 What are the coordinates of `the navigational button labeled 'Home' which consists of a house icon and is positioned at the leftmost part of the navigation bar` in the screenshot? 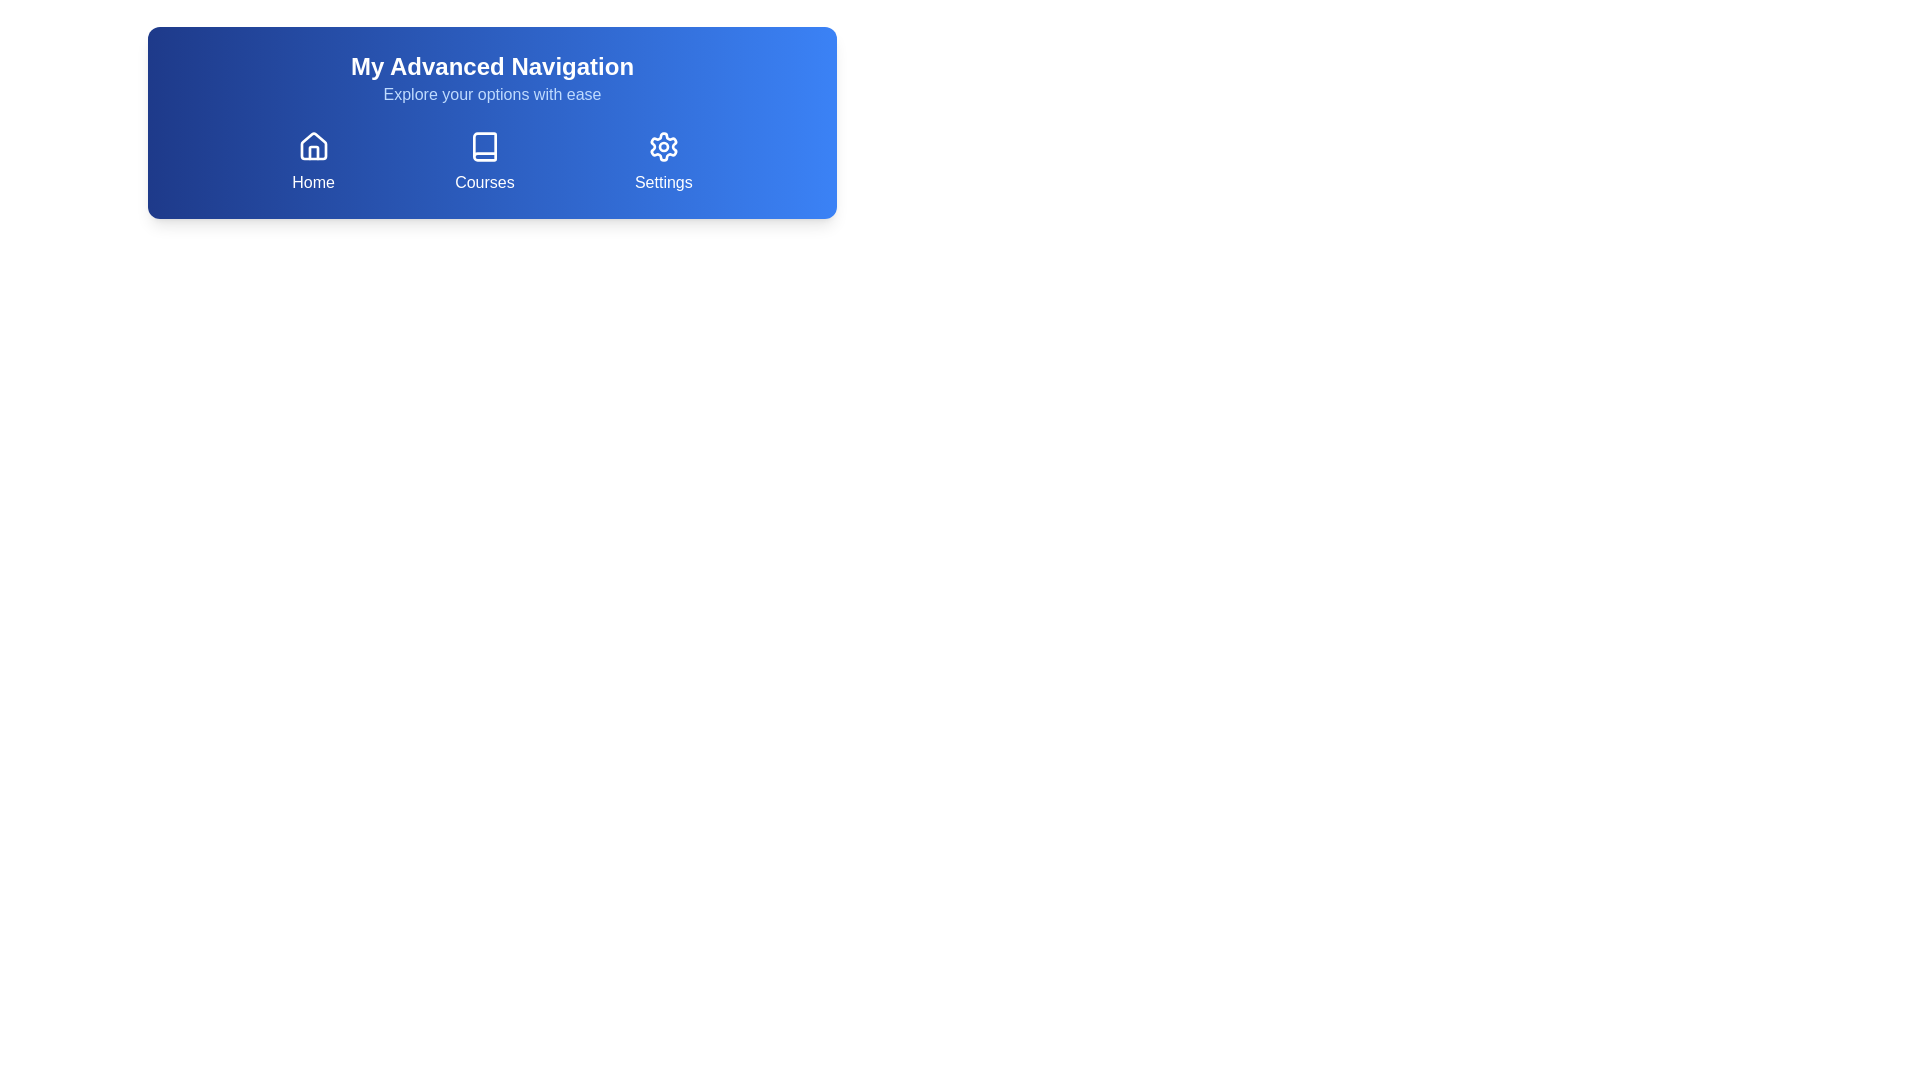 It's located at (312, 161).